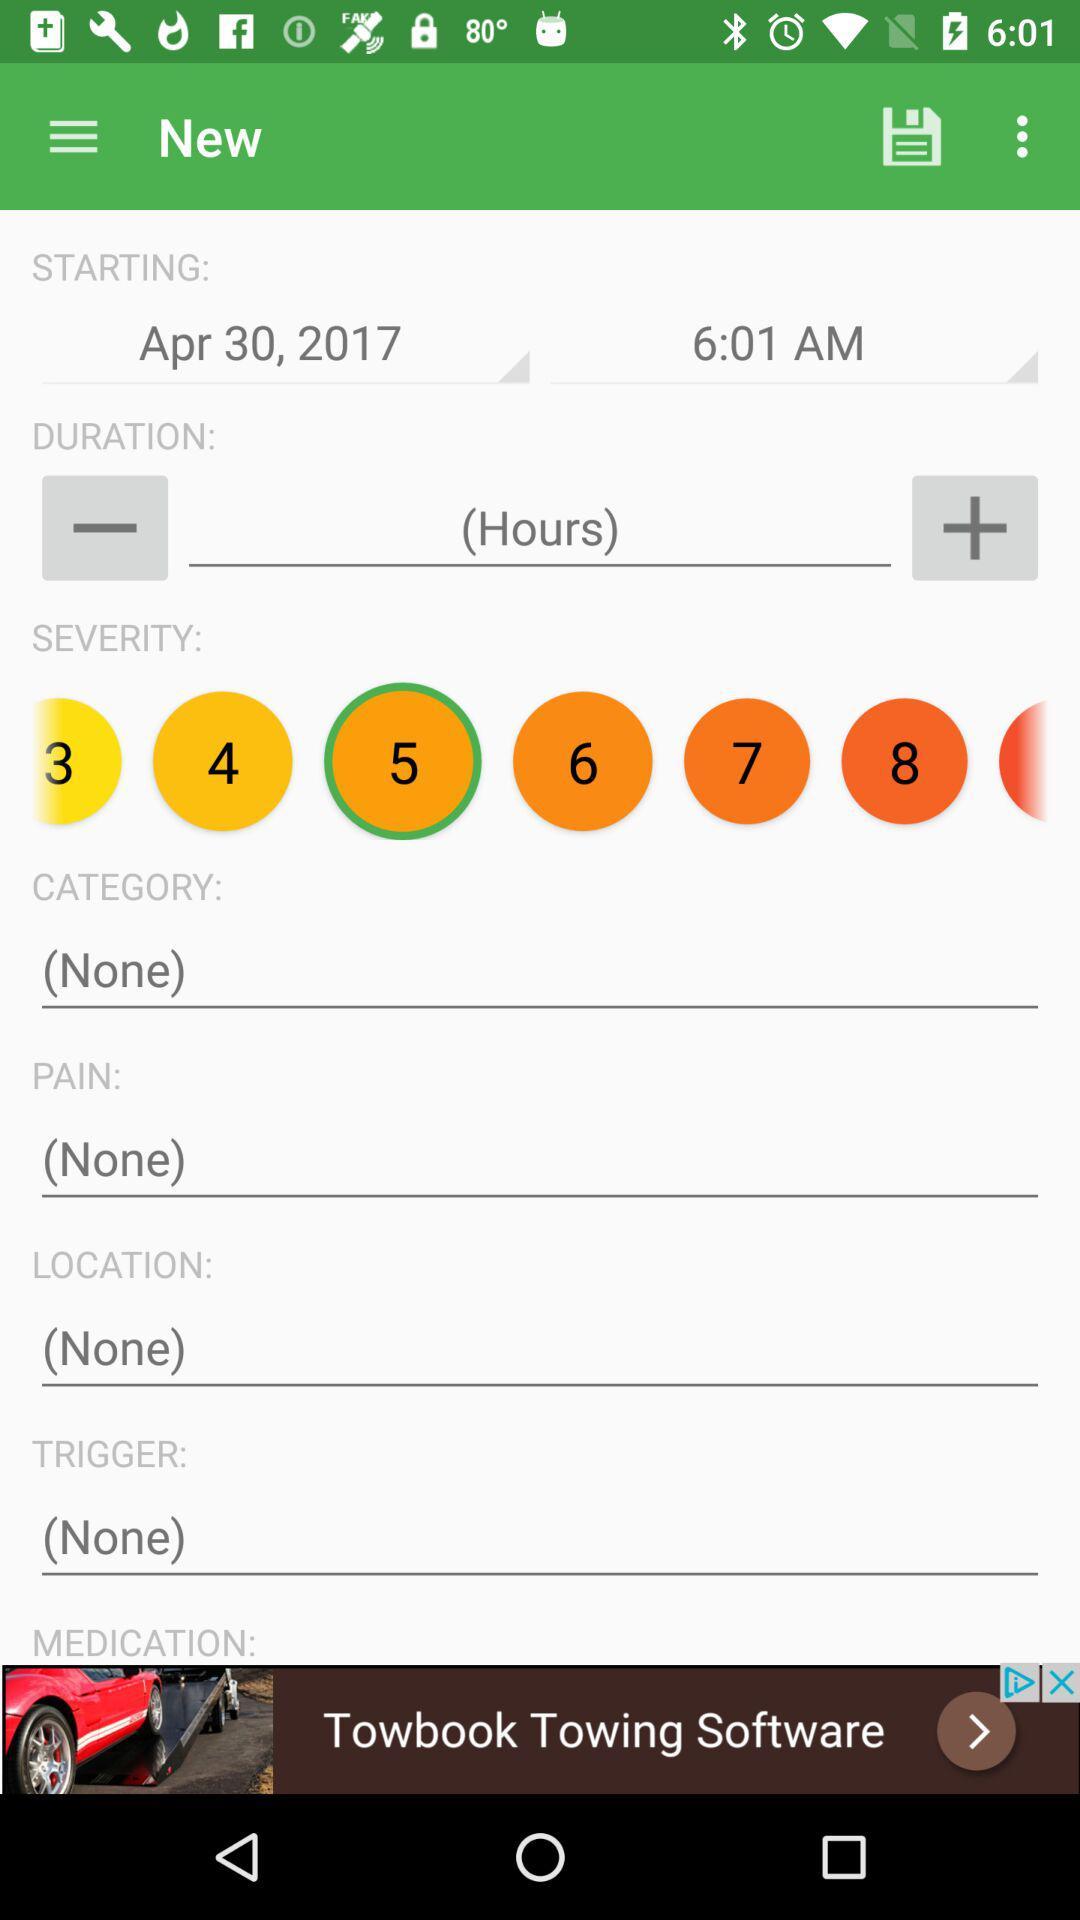 This screenshot has width=1080, height=1920. What do you see at coordinates (104, 528) in the screenshot?
I see `minus button` at bounding box center [104, 528].